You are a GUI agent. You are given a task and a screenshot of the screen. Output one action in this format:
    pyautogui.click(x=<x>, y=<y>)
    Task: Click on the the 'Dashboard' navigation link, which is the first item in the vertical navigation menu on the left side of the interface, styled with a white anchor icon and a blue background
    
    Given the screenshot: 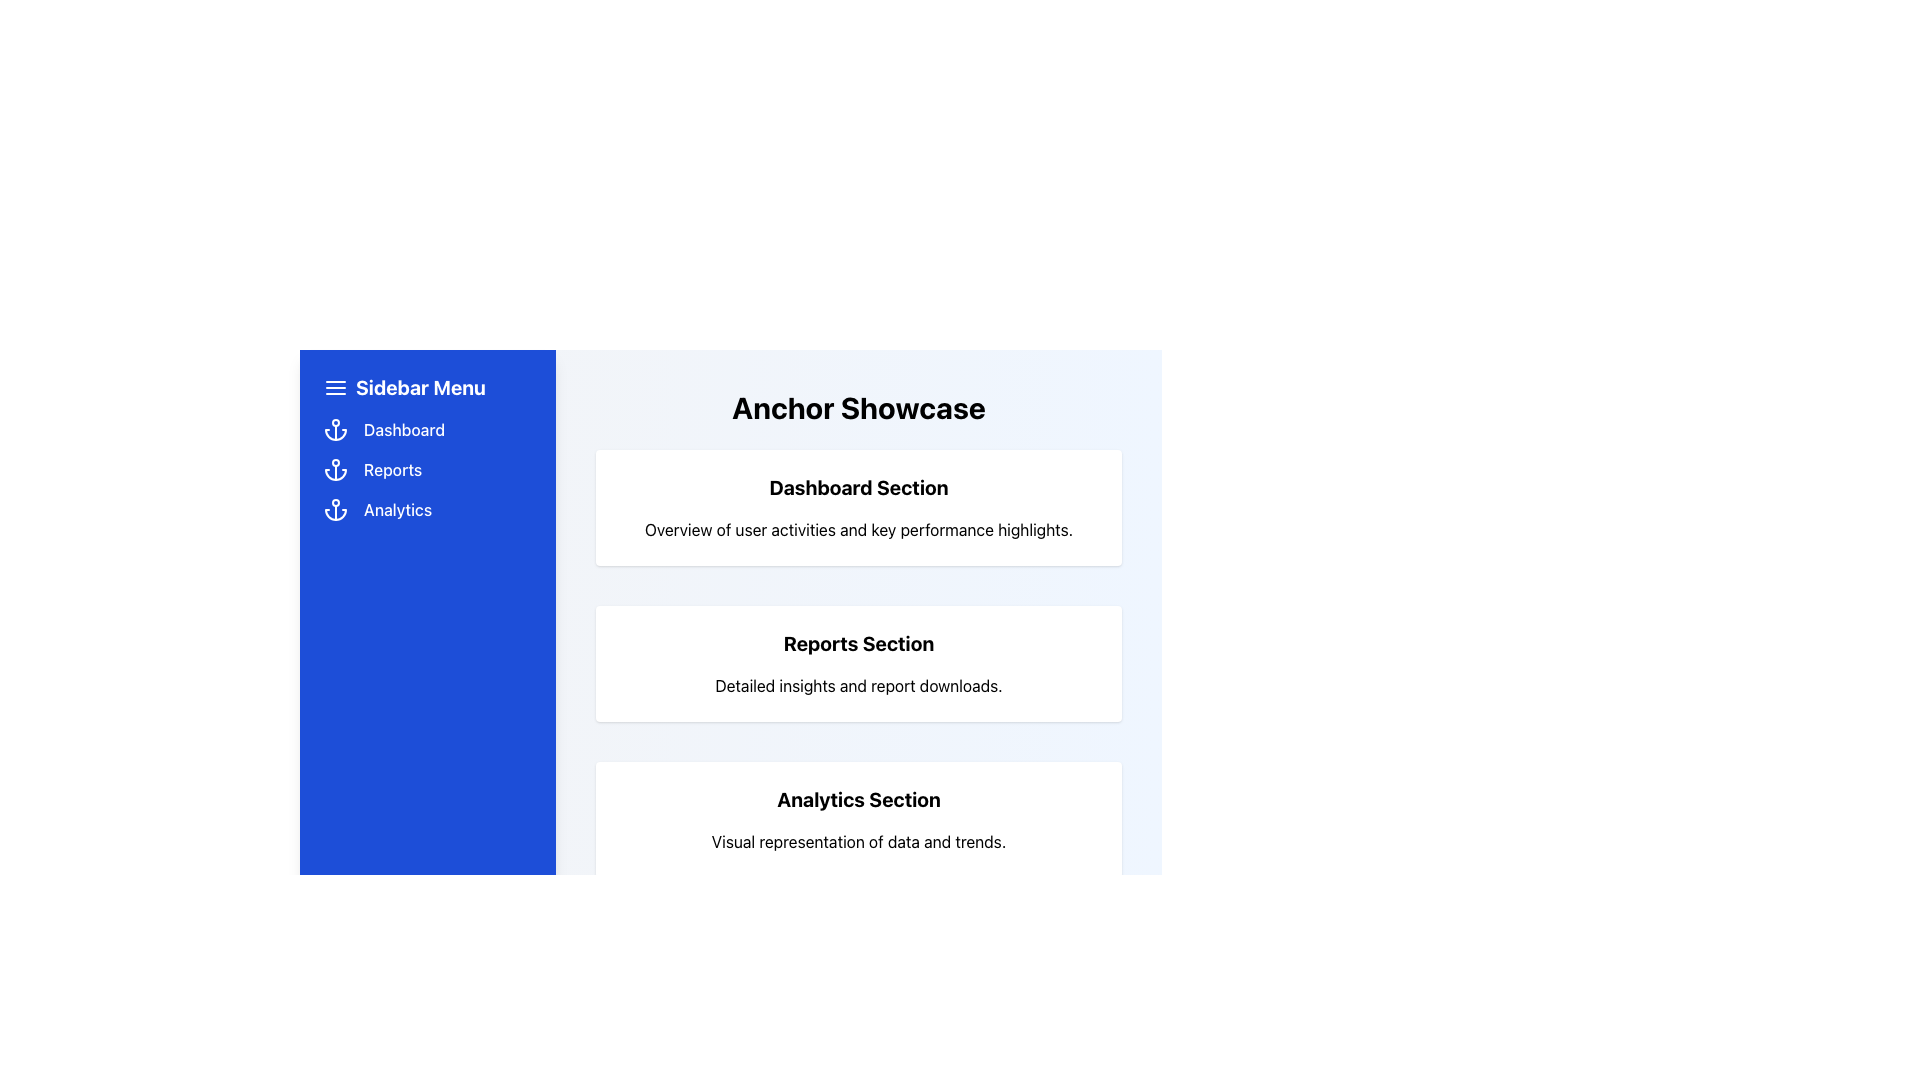 What is the action you would take?
    pyautogui.click(x=426, y=428)
    